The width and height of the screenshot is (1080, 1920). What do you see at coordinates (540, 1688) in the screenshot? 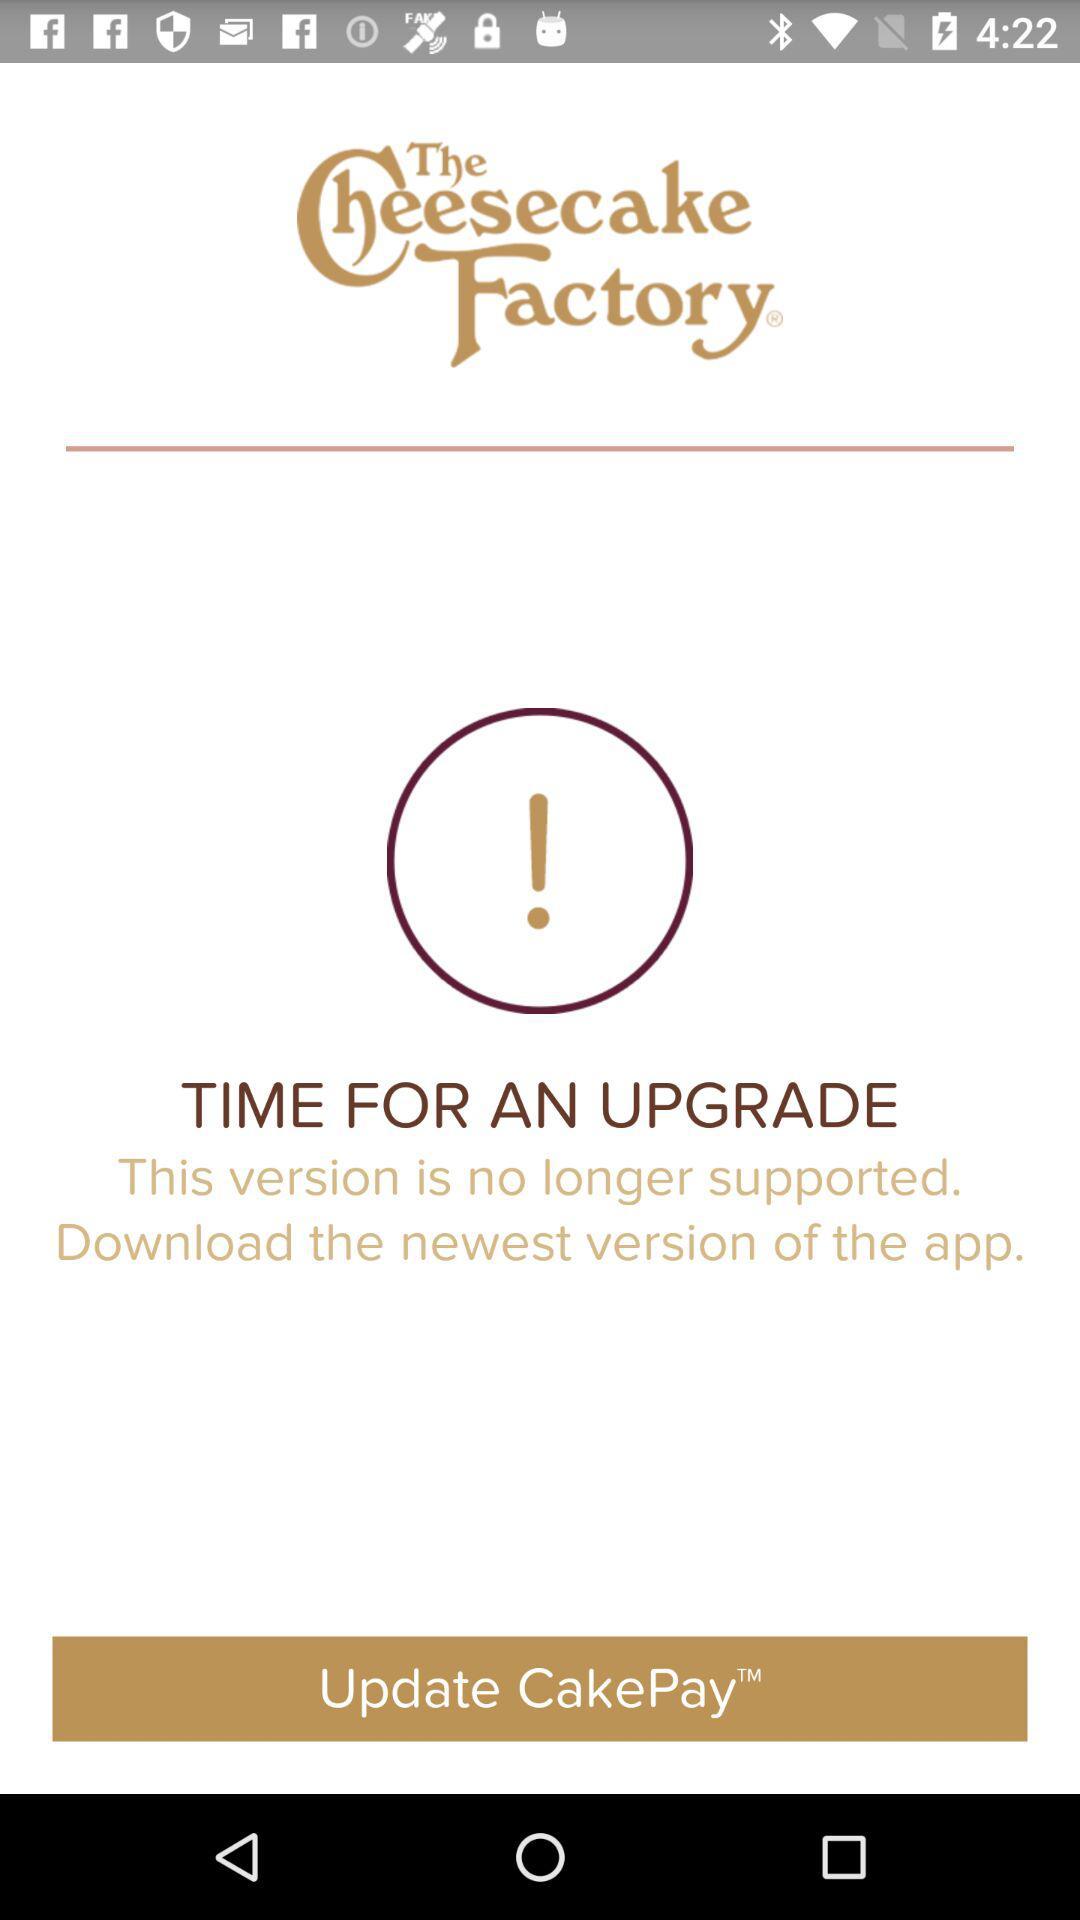
I see `app at the bottom` at bounding box center [540, 1688].